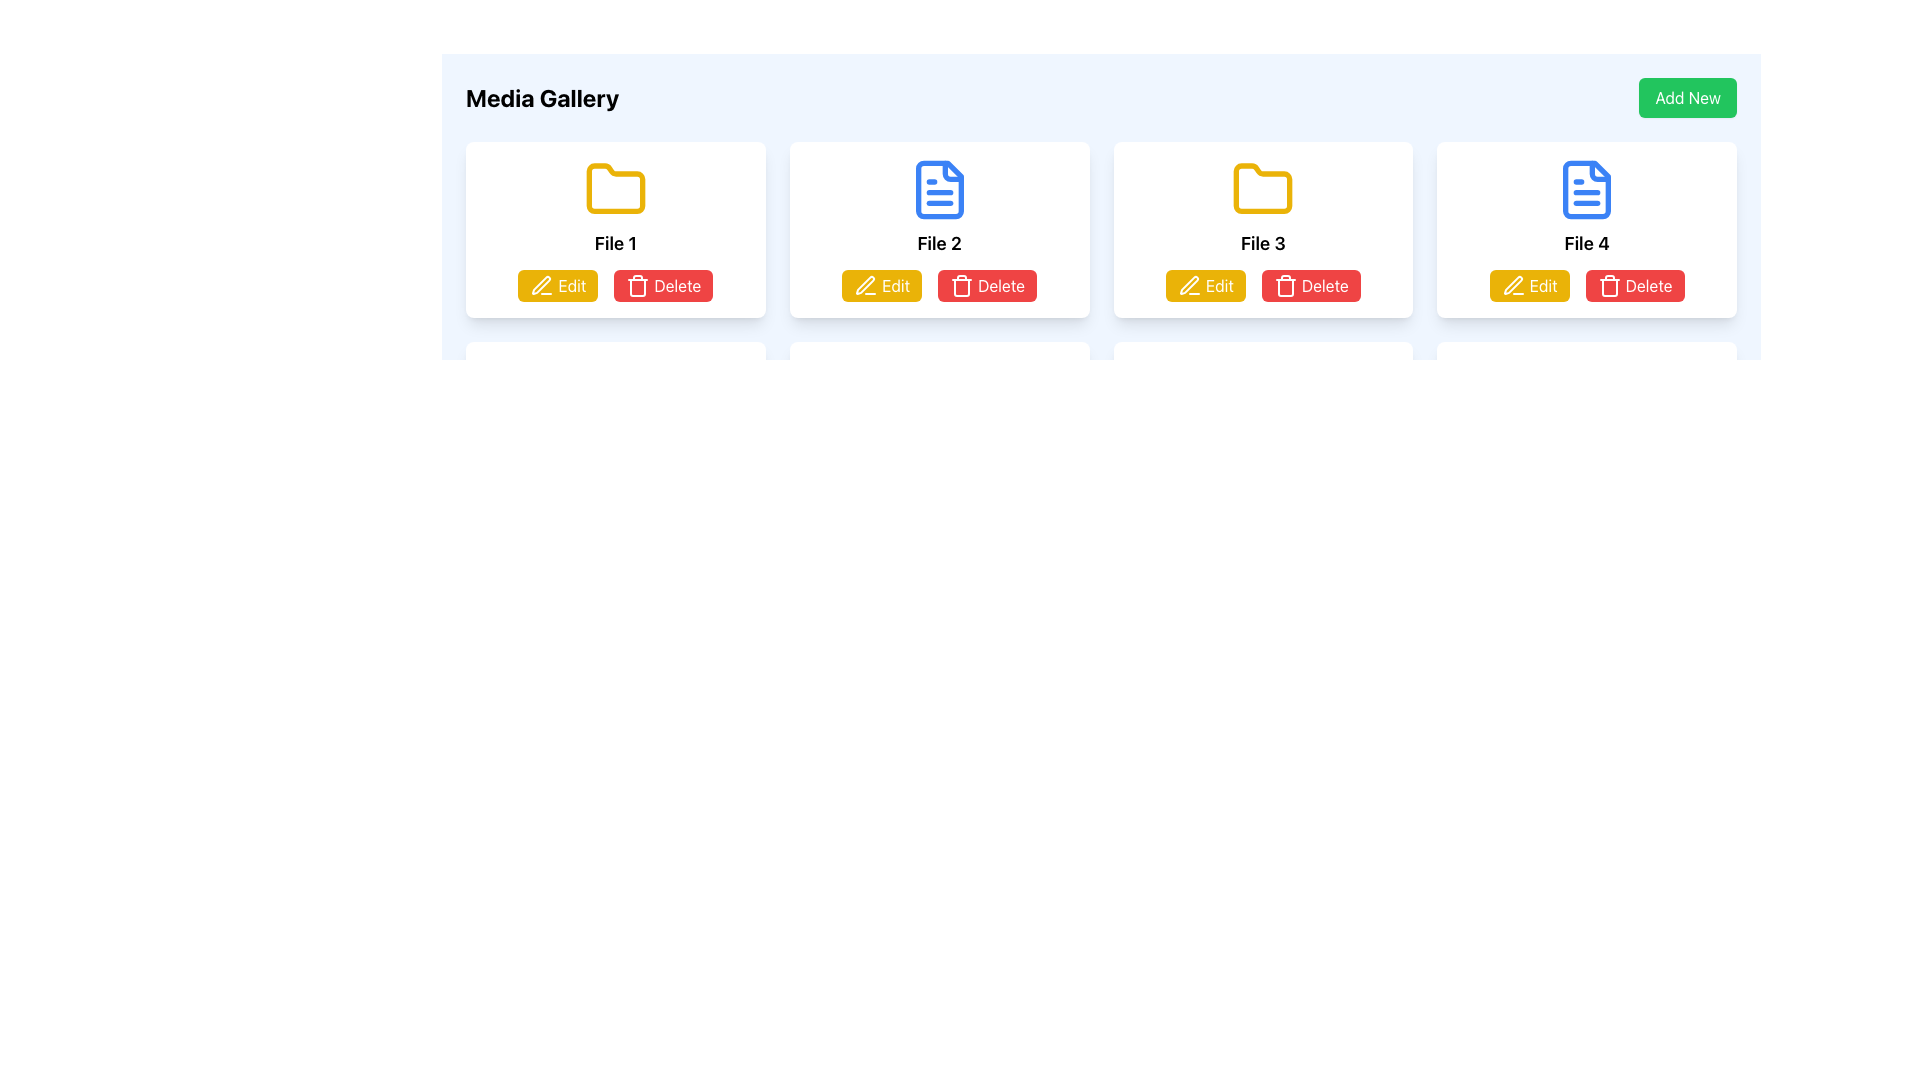 This screenshot has width=1920, height=1080. What do you see at coordinates (938, 189) in the screenshot?
I see `the blue document-style icon located above the label 'File 2' in the second card of the gallery layout` at bounding box center [938, 189].